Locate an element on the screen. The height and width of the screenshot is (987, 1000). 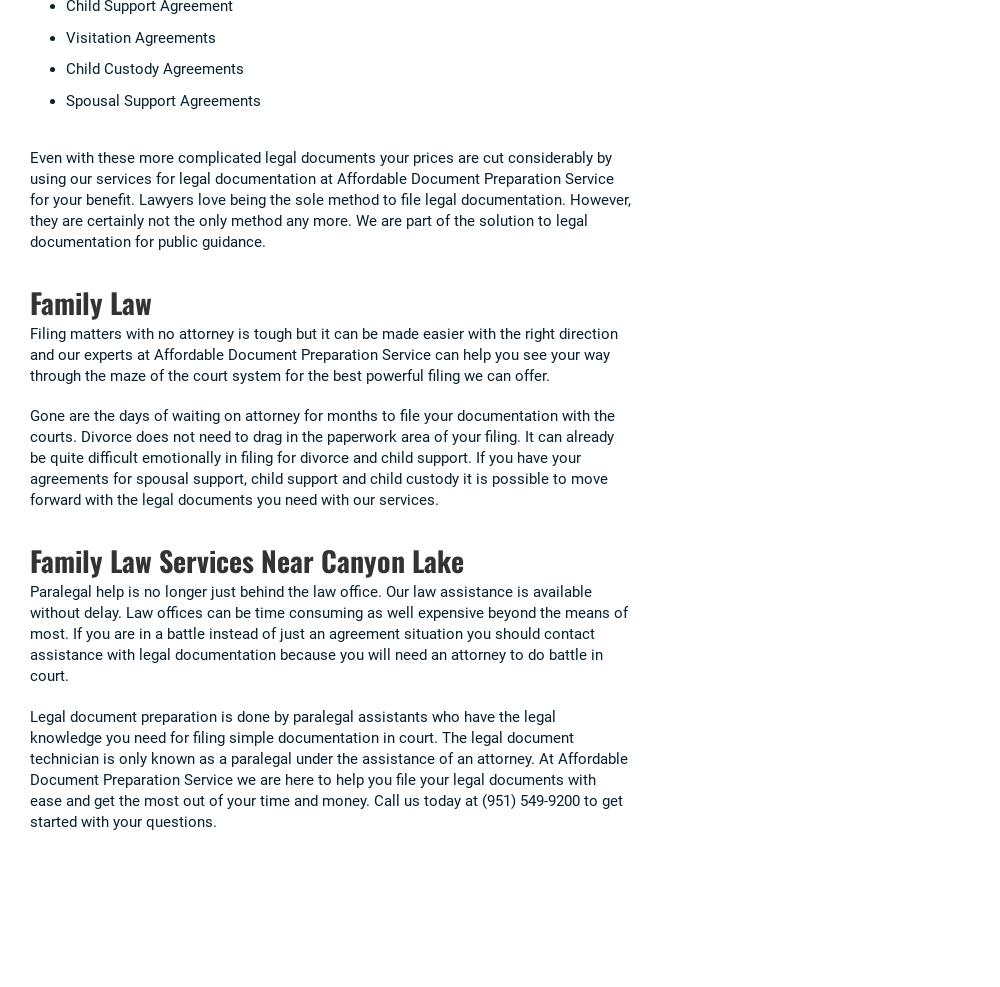
'Even with these more complicated legal documents your prices are cut considerably by using our services for legal documentation at Affordable Document Preparation Service for your benefit. Lawyers love being the sole method to file legal documentation. However, they are certainly not the only method any more. We are part of the solution to legal documentation for public guidance.' is located at coordinates (329, 197).